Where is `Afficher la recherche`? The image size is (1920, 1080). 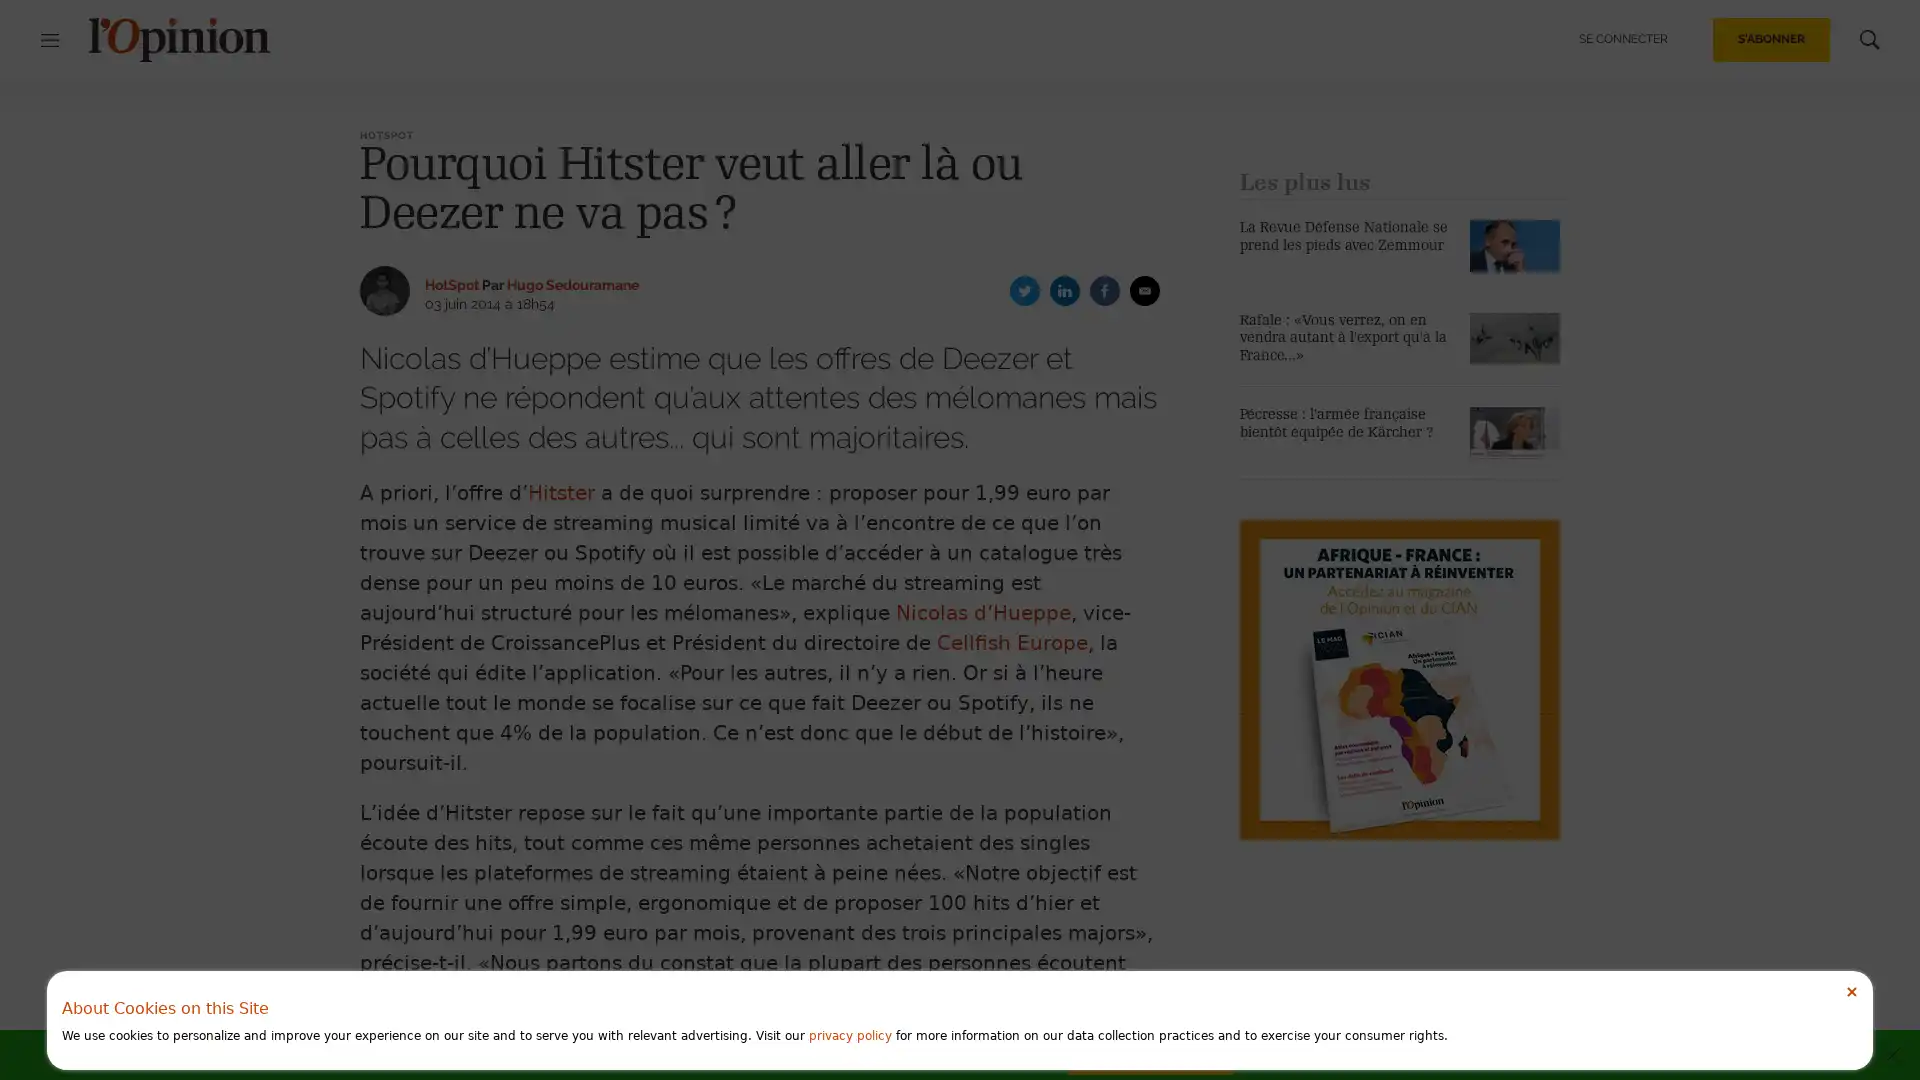 Afficher la recherche is located at coordinates (1859, 39).